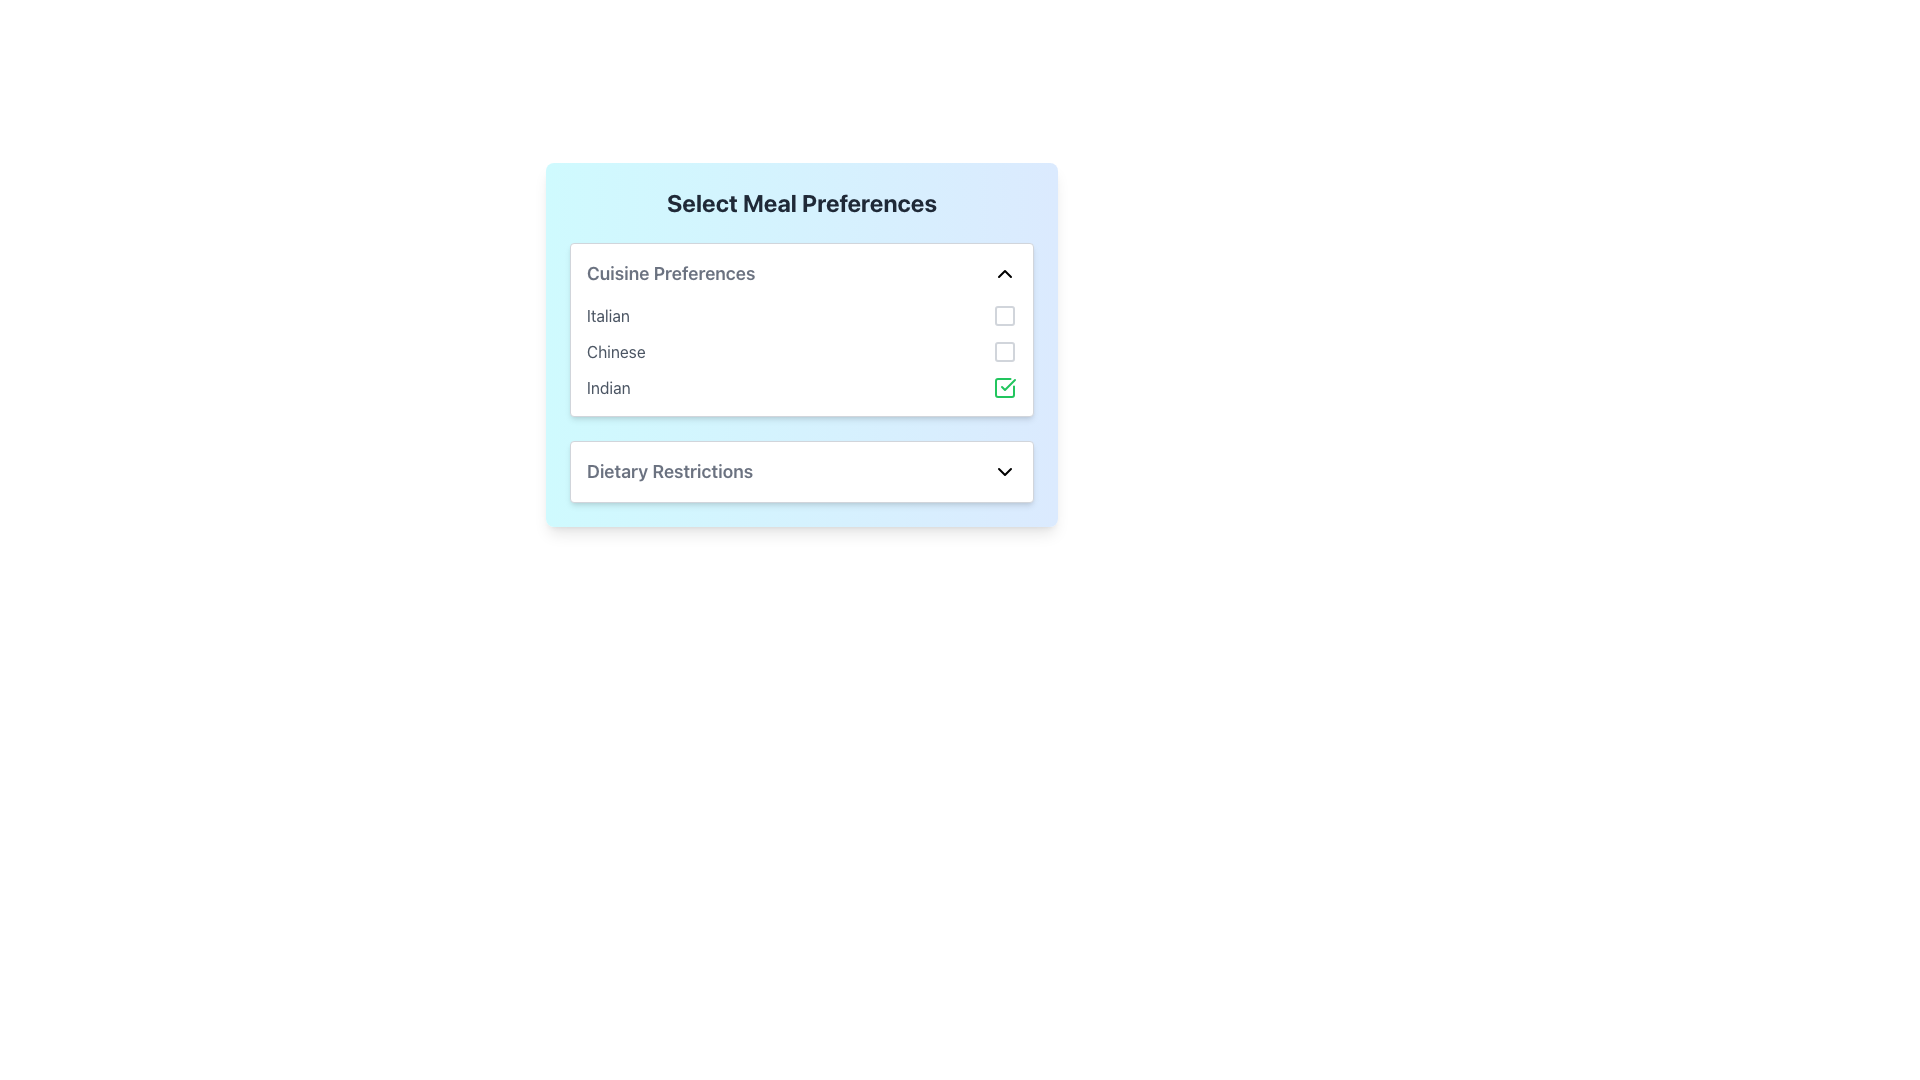  What do you see at coordinates (1004, 315) in the screenshot?
I see `the gray checkbox located beside the 'Italian' label in the Cuisine Preferences section` at bounding box center [1004, 315].